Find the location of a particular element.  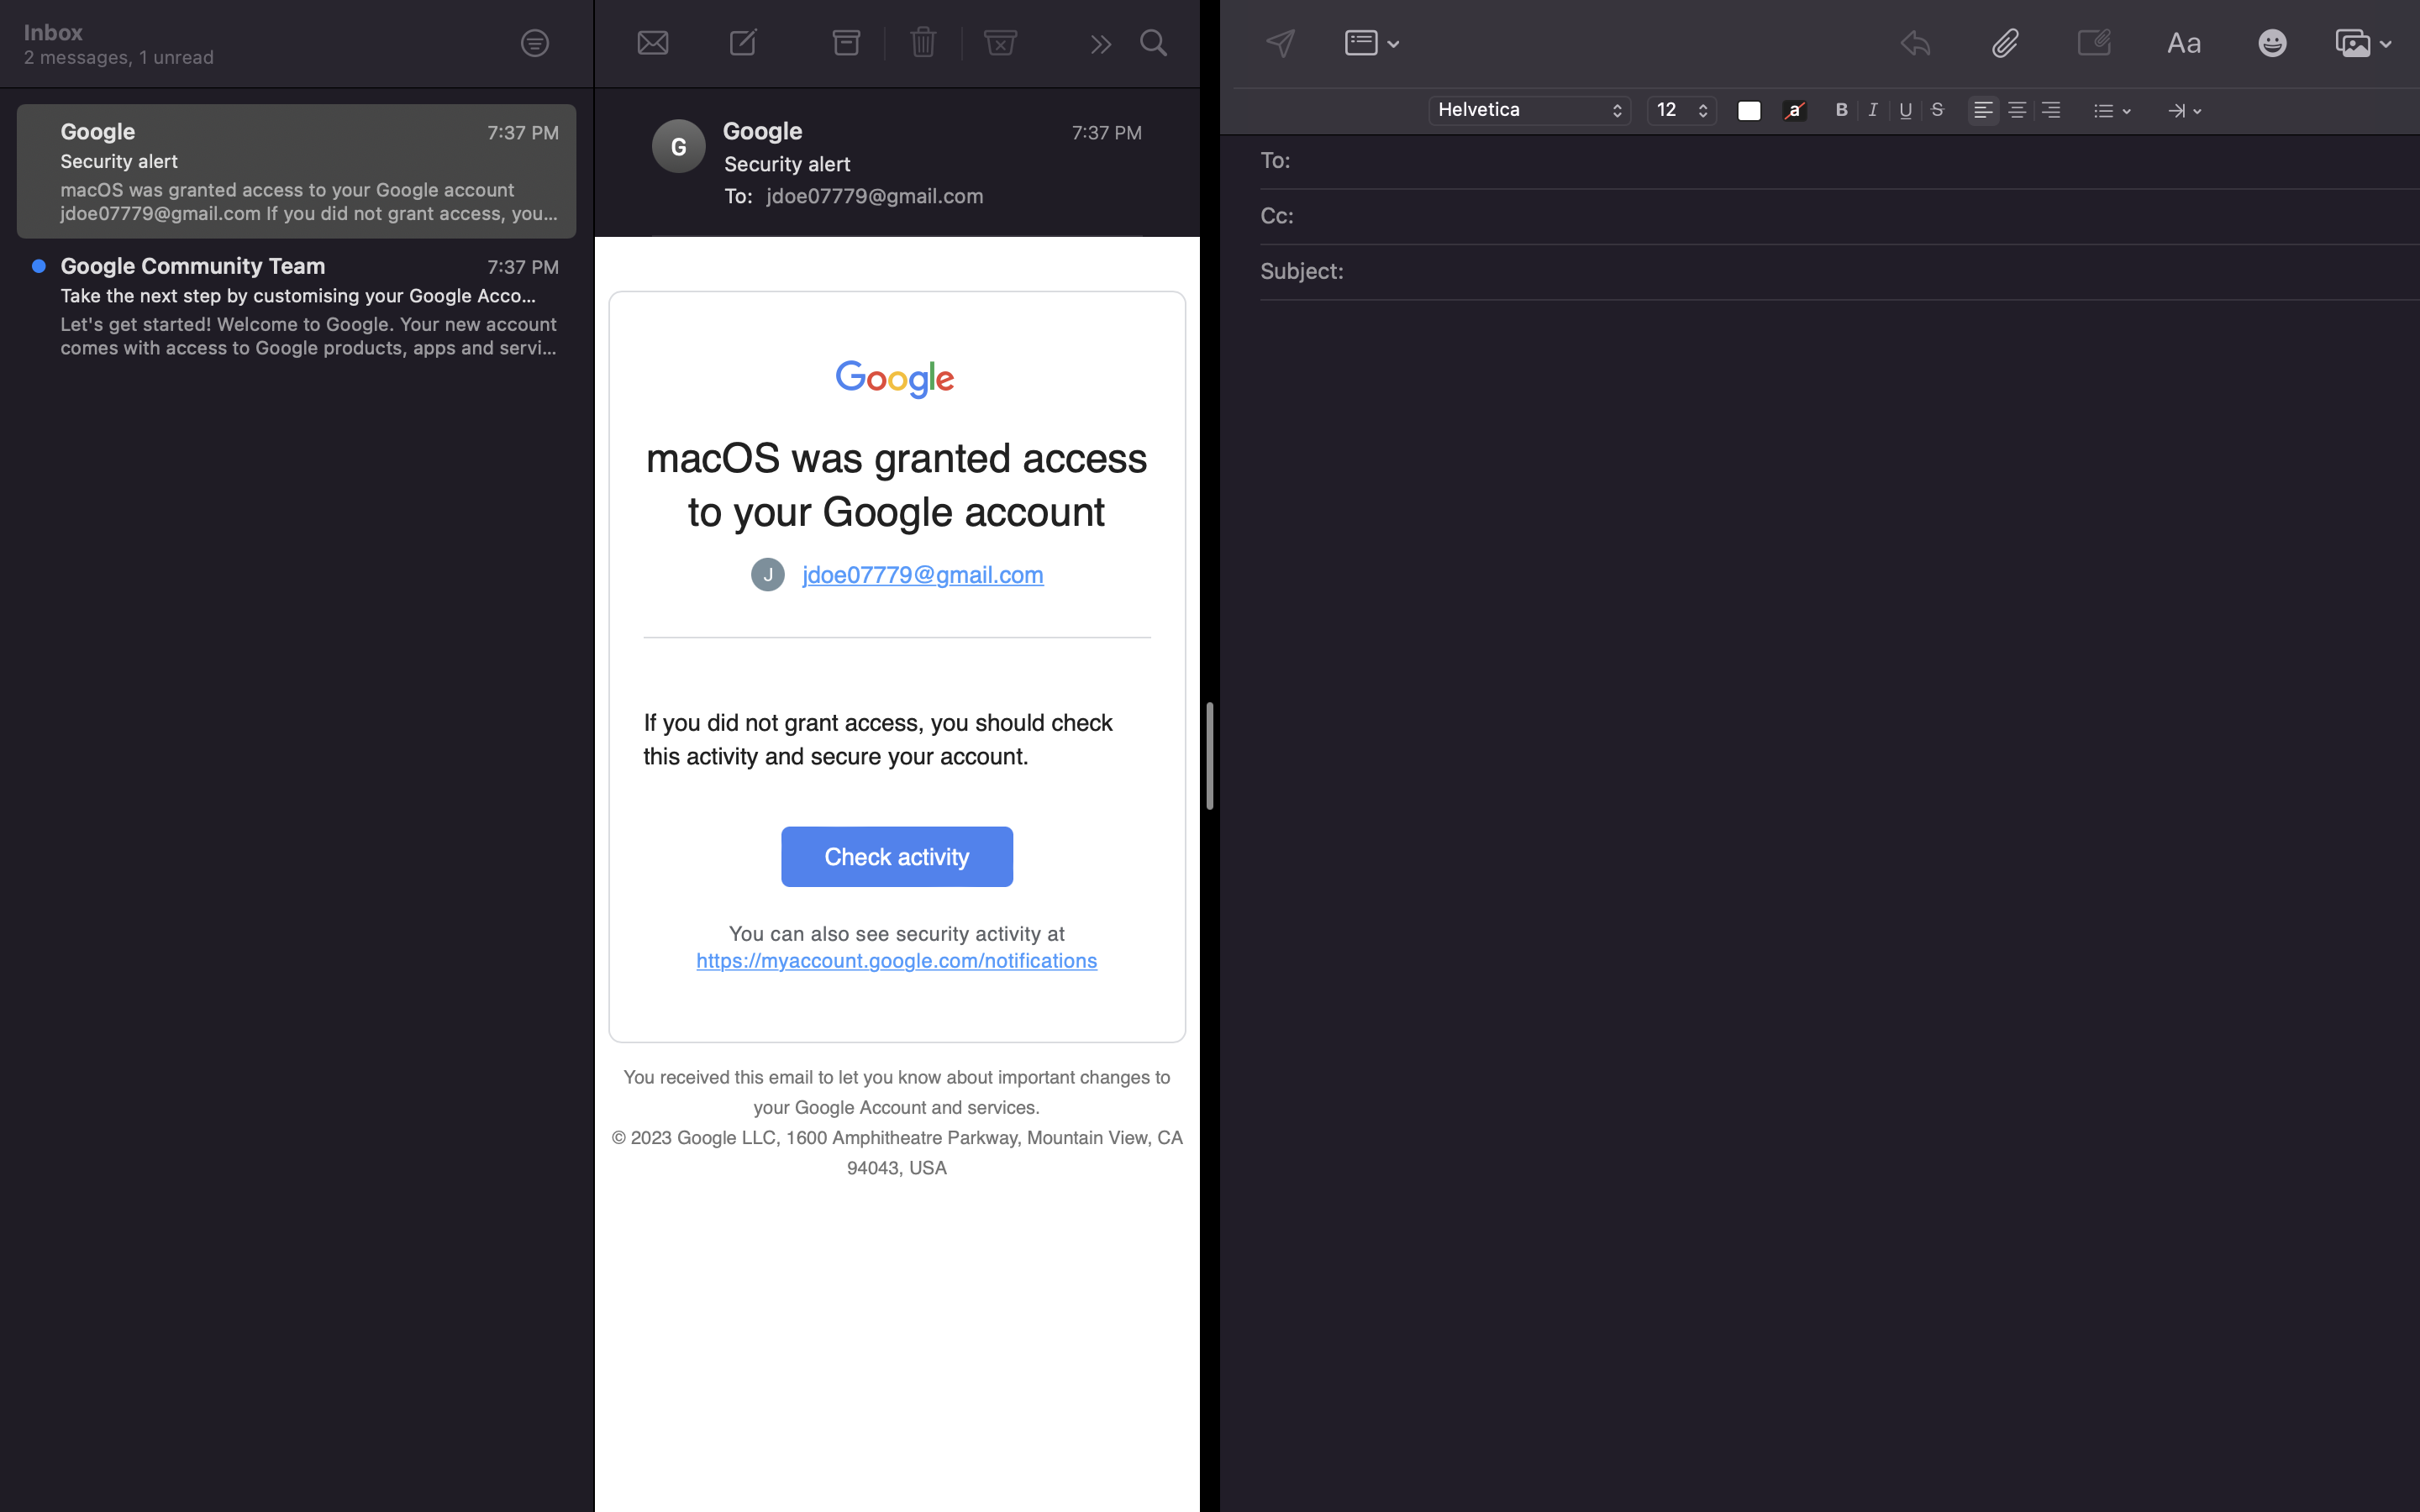

Write "jane@gmail.com" in the email"s "To" field is located at coordinates (1854, 162).